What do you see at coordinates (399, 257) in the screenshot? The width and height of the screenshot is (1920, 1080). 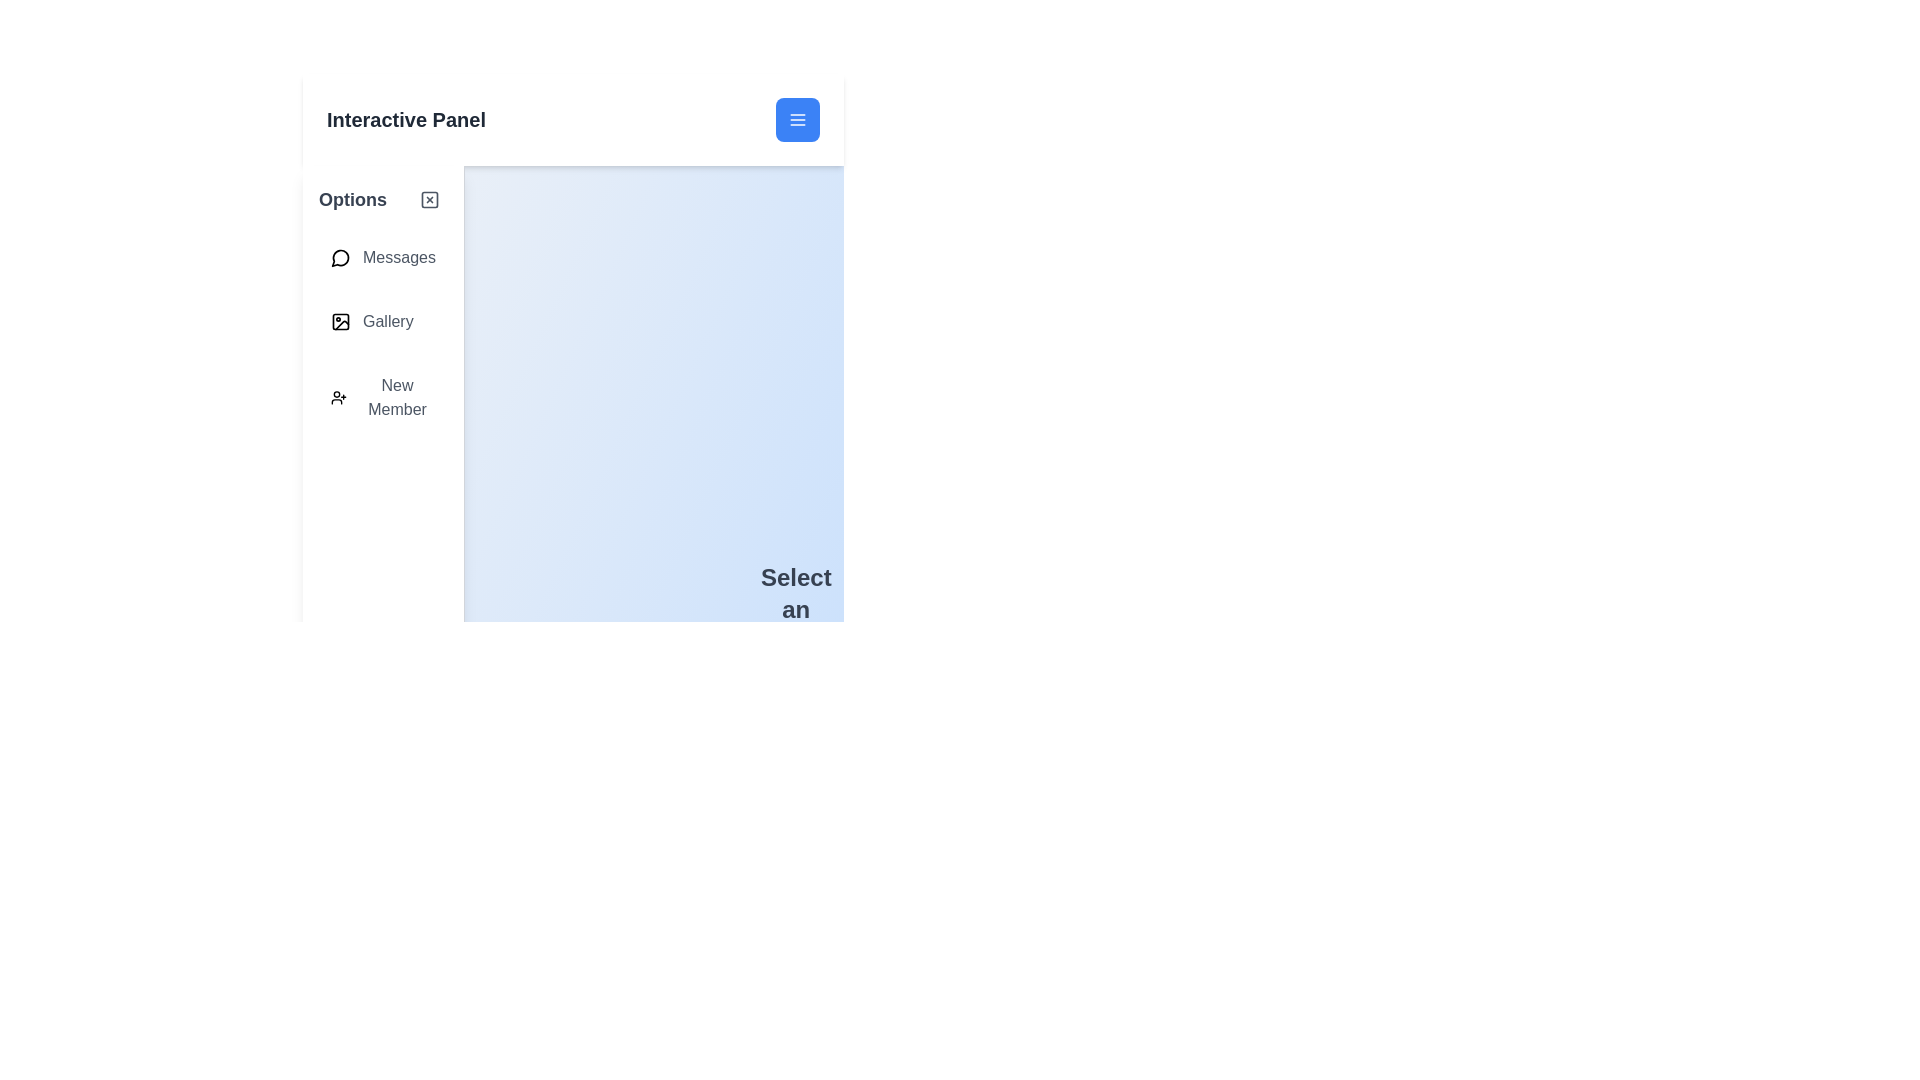 I see `the 'Messages' text label located in the vertical navigation panel, which serves as a label for messaging functionalities` at bounding box center [399, 257].